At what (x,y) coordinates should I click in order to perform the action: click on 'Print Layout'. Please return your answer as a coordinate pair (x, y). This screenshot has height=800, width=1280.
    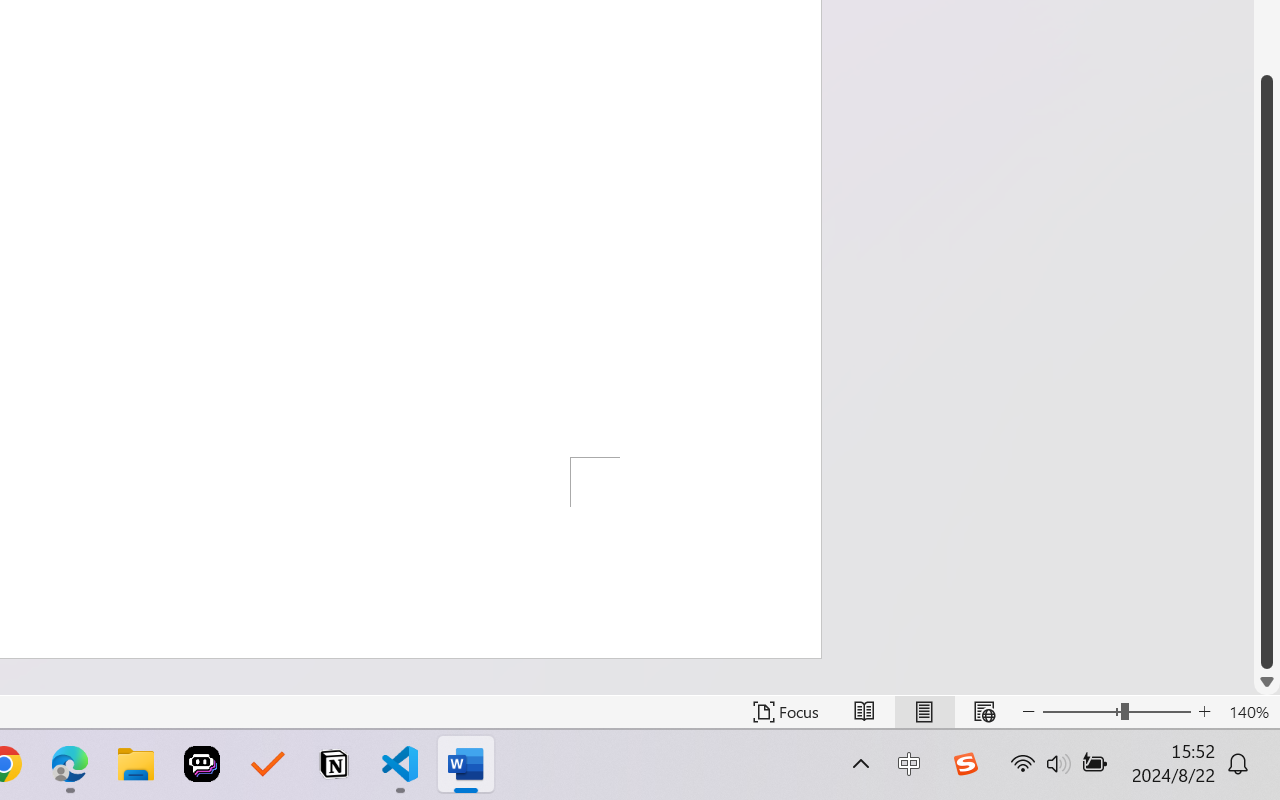
    Looking at the image, I should click on (923, 711).